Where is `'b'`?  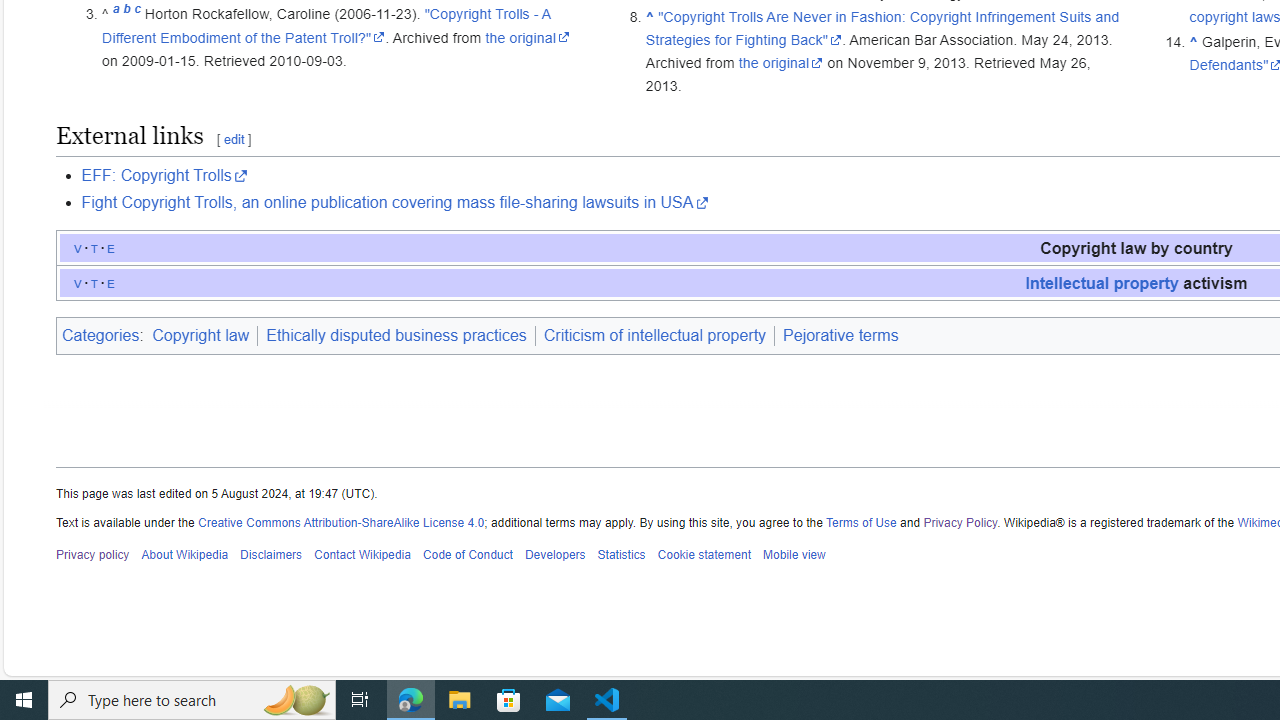
'b' is located at coordinates (125, 14).